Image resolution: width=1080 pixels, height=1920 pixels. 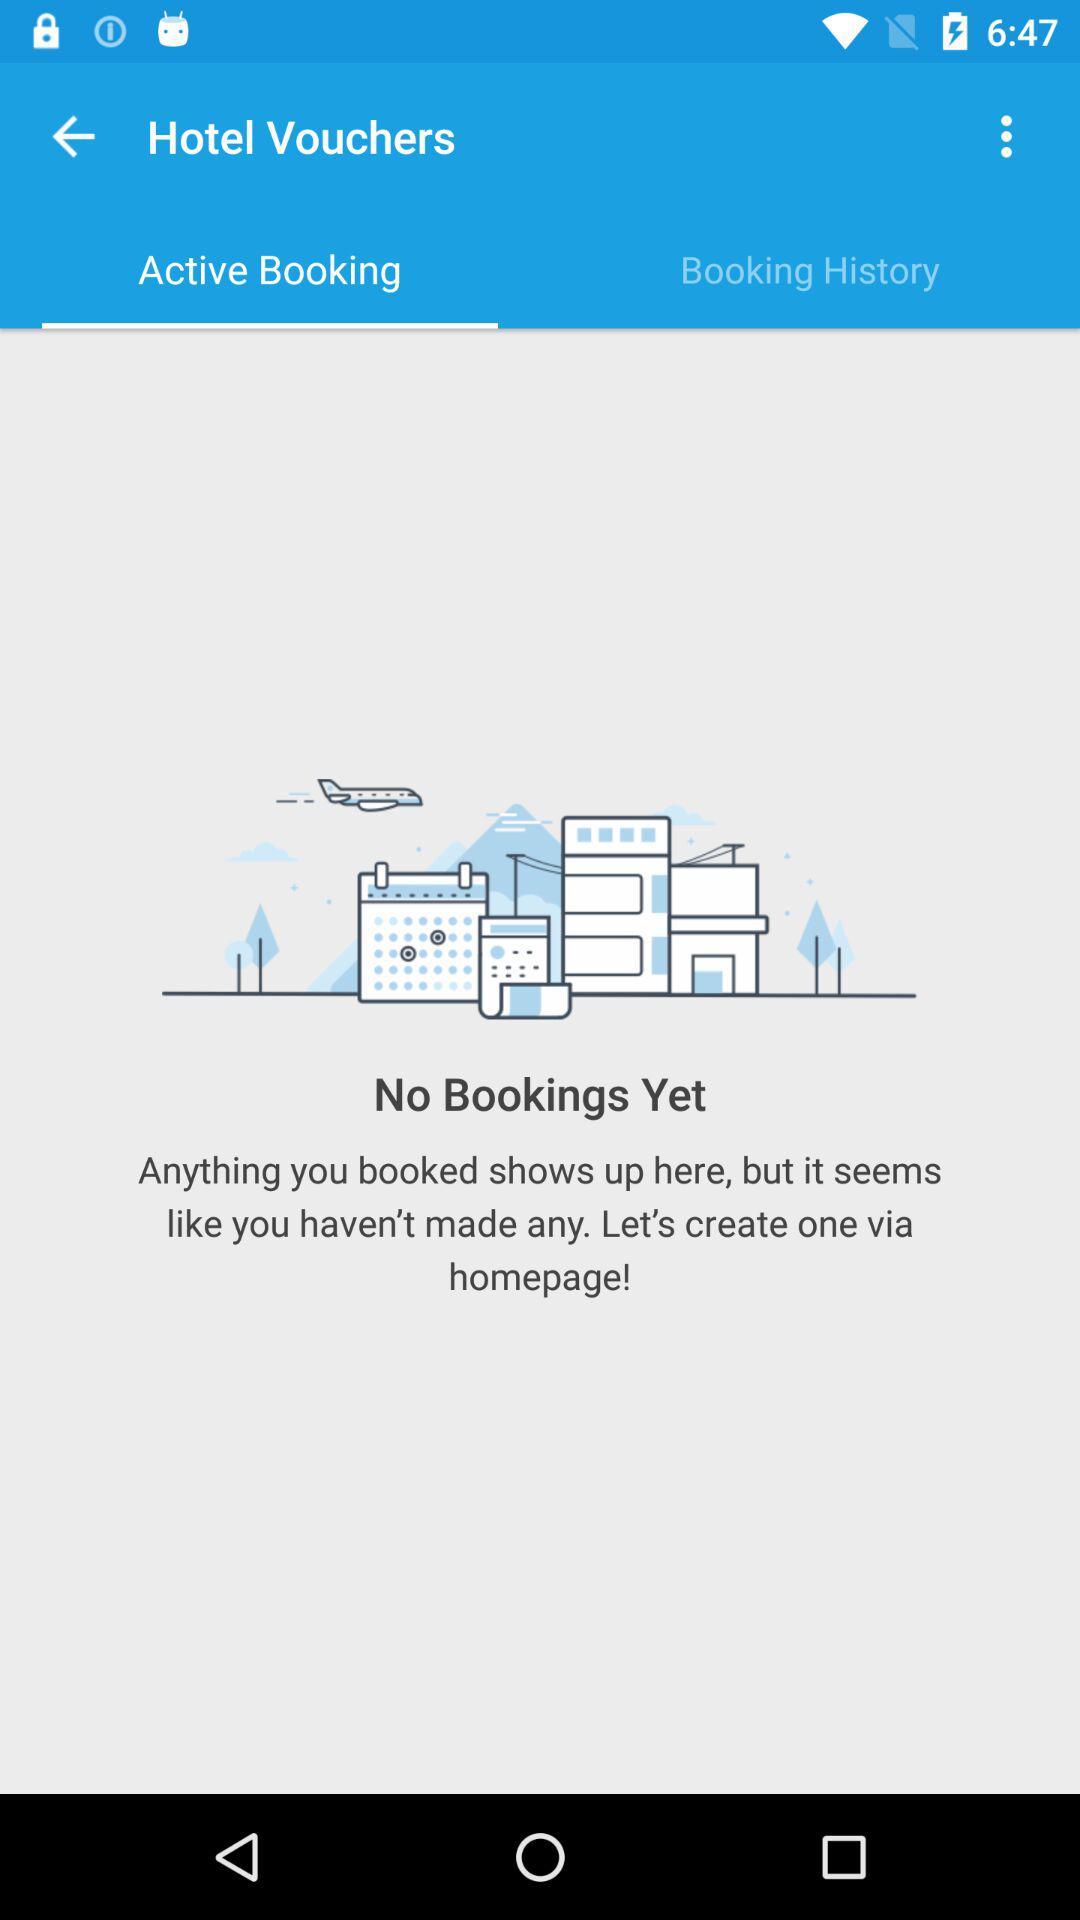 What do you see at coordinates (270, 268) in the screenshot?
I see `the item to the left of booking history` at bounding box center [270, 268].